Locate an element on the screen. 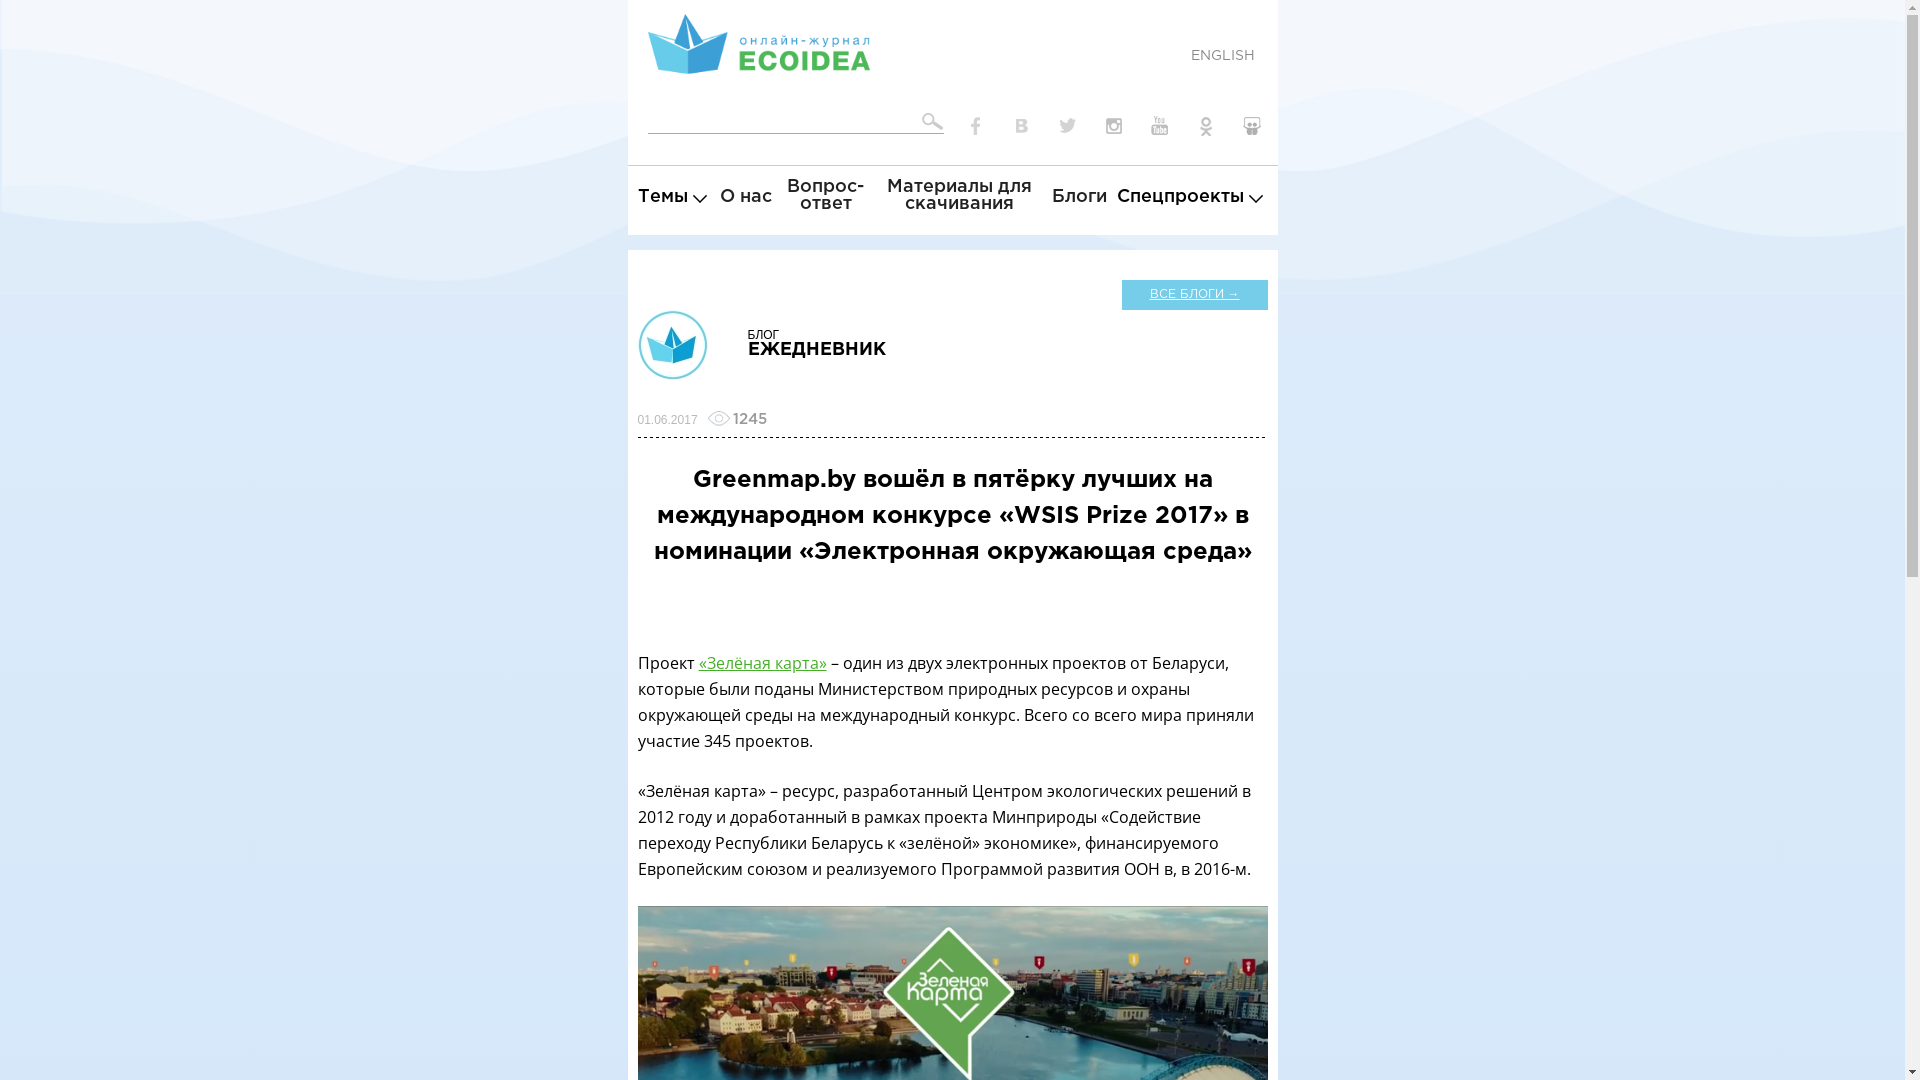  'Slideshare' is located at coordinates (1232, 126).